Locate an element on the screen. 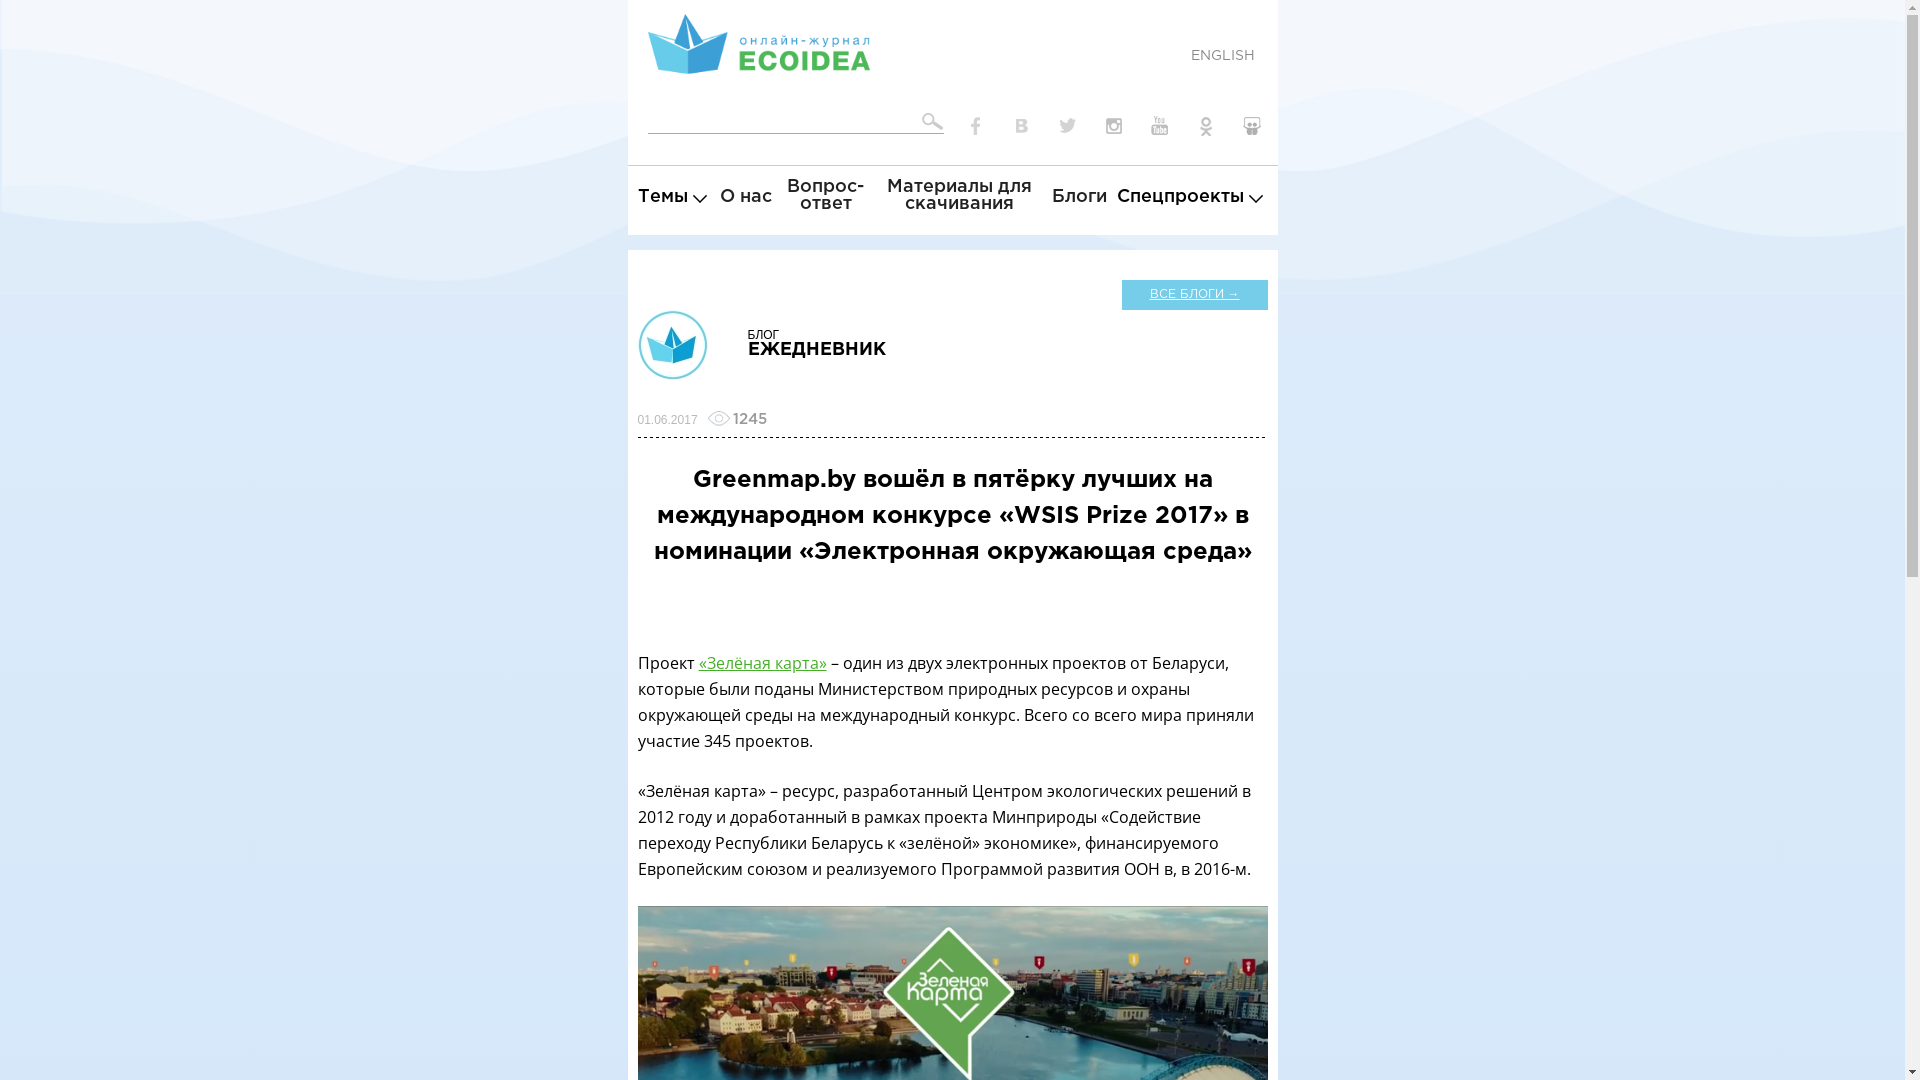  'Slideshare' is located at coordinates (1232, 126).